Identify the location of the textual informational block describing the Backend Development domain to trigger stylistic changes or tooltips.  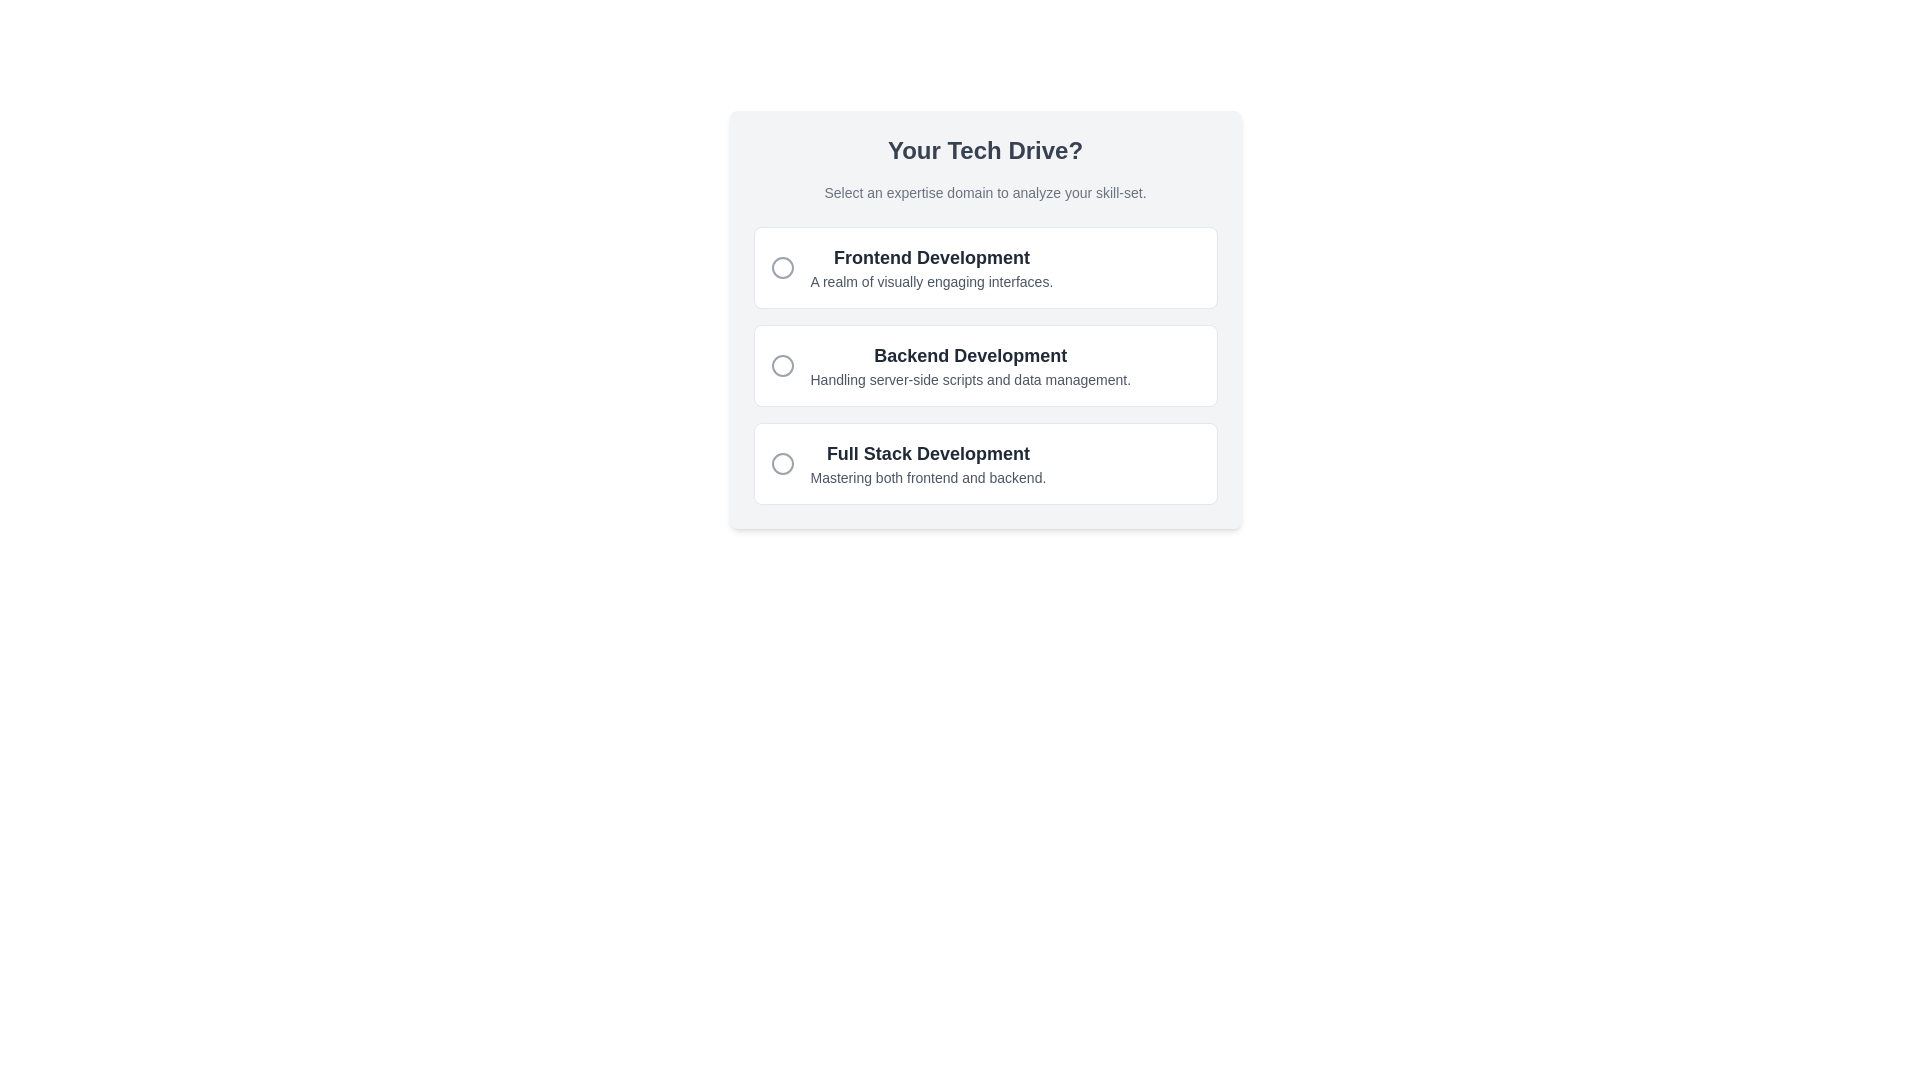
(970, 366).